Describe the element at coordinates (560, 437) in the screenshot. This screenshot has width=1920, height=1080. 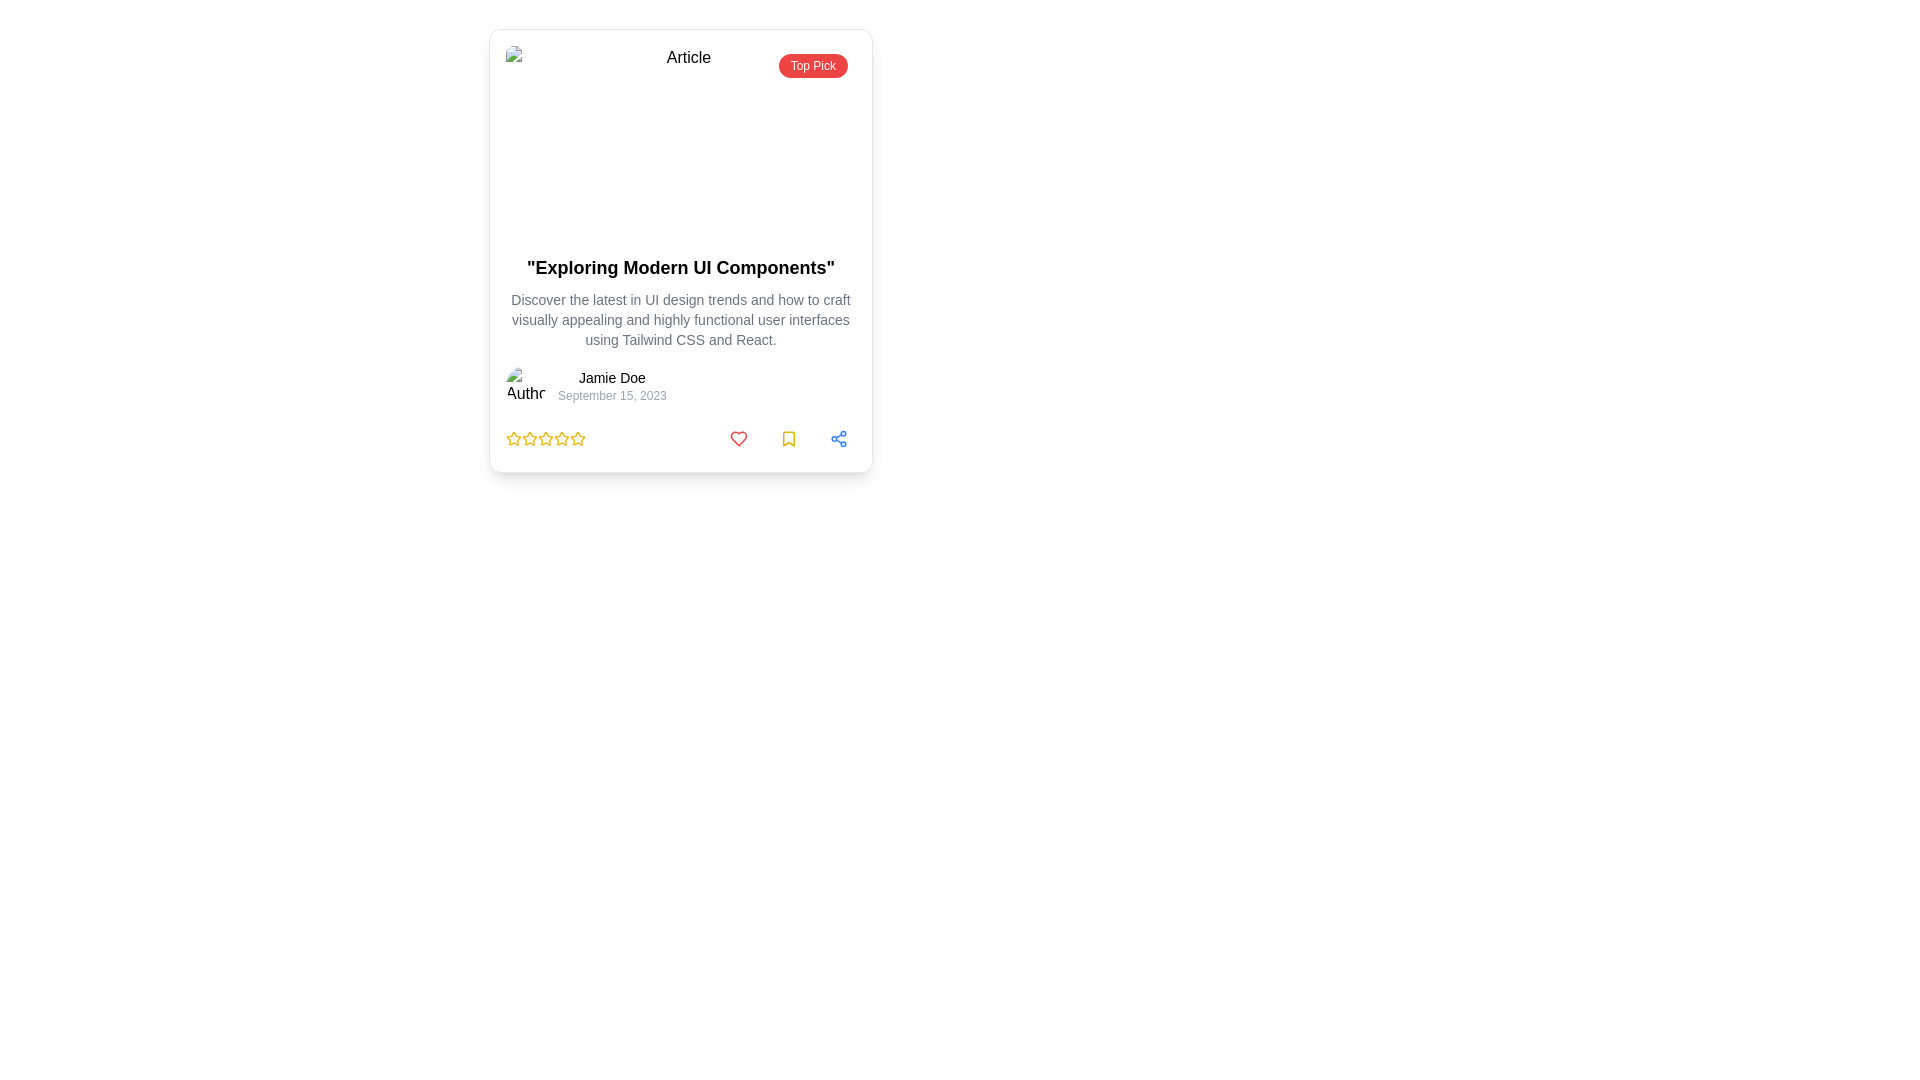
I see `the second star in the interactive rating system` at that location.